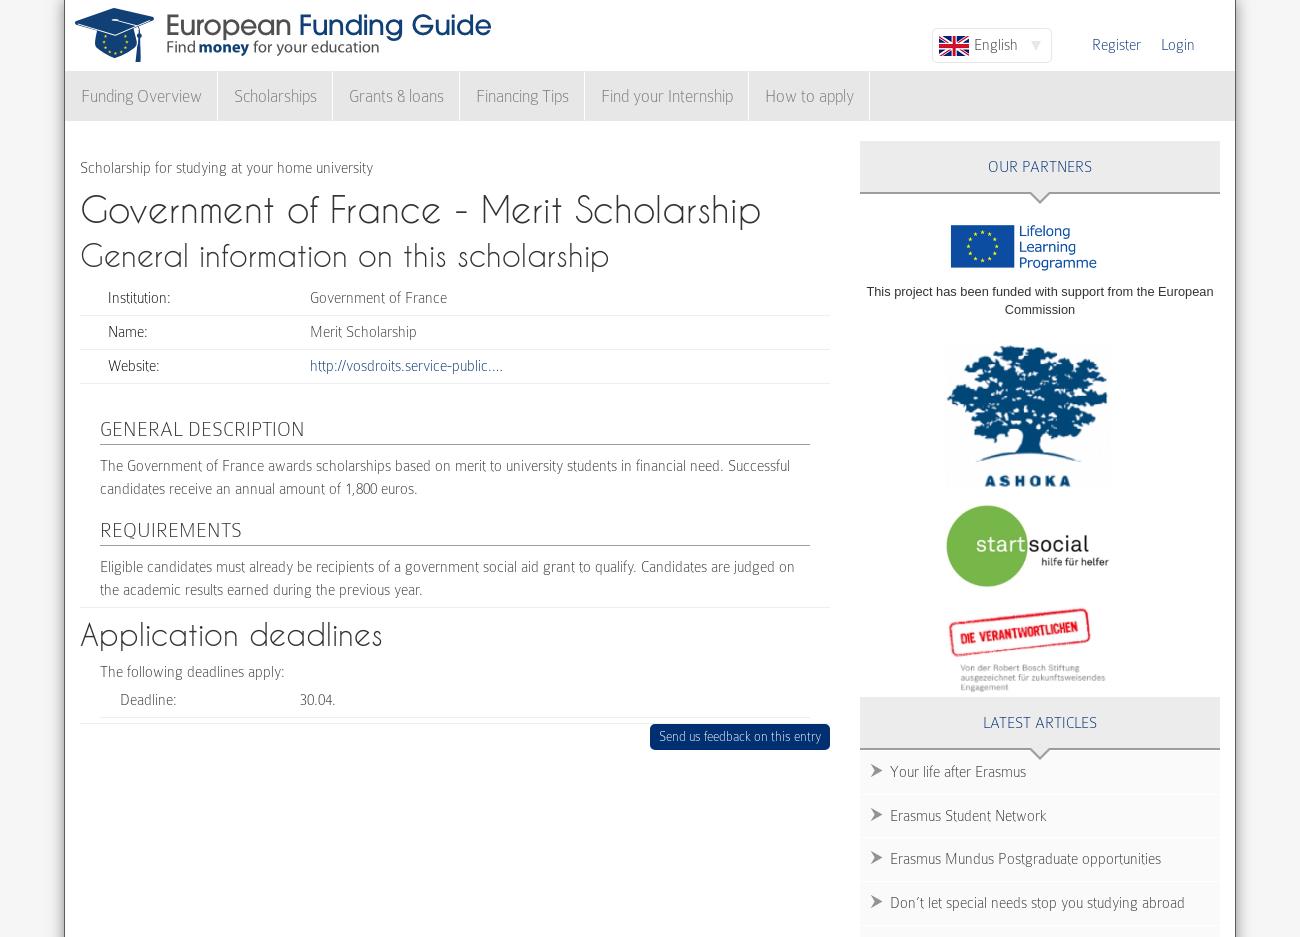  What do you see at coordinates (982, 720) in the screenshot?
I see `'Latest articles'` at bounding box center [982, 720].